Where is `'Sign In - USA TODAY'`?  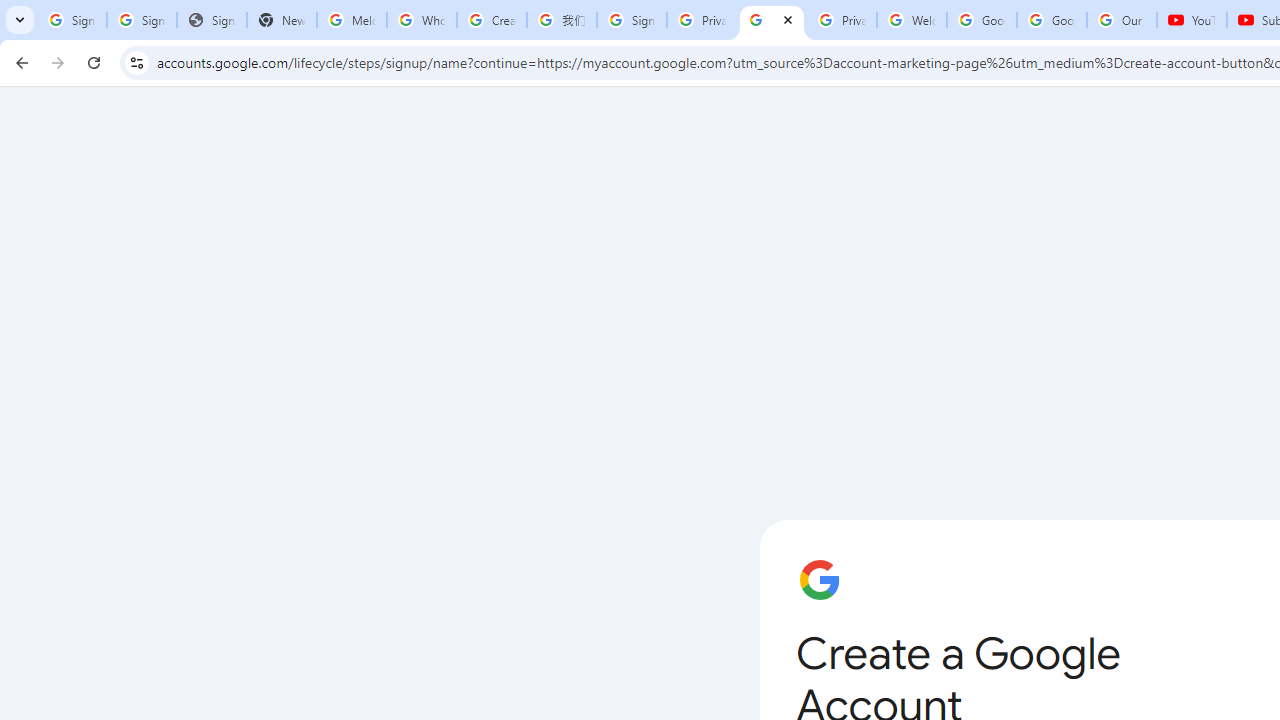
'Sign In - USA TODAY' is located at coordinates (211, 20).